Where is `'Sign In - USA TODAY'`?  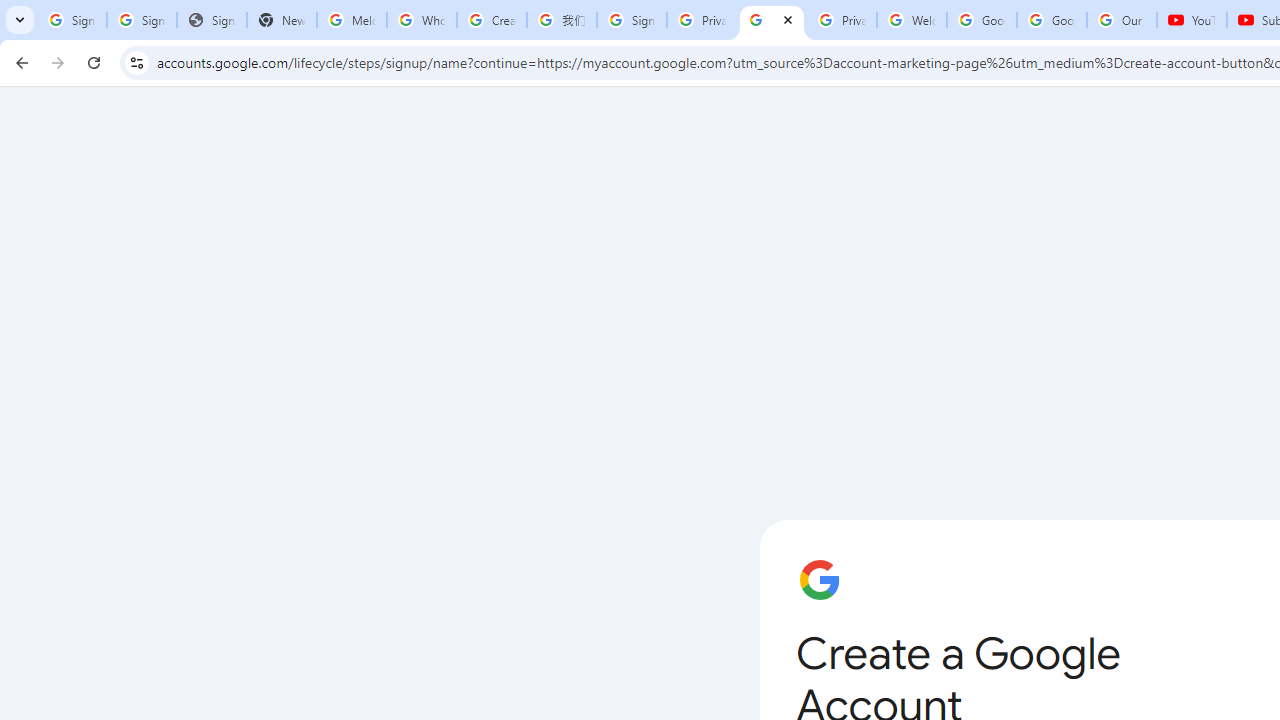
'Sign In - USA TODAY' is located at coordinates (211, 20).